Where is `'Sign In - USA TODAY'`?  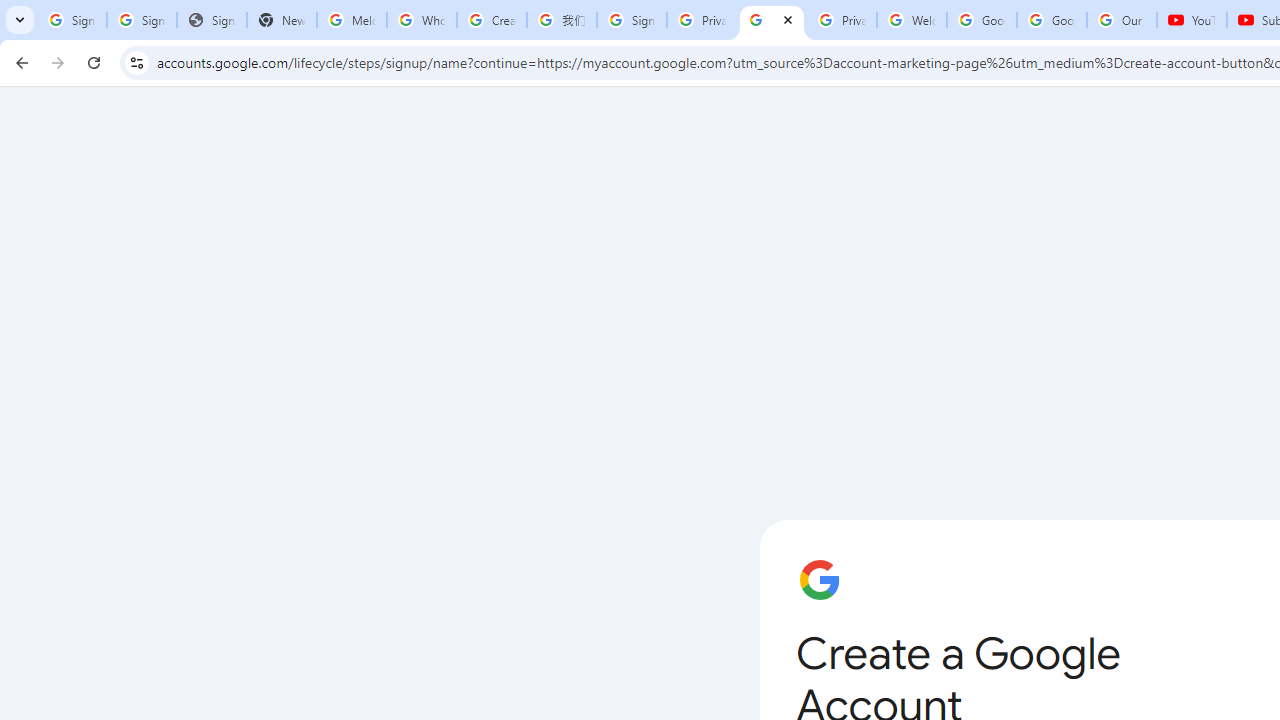
'Sign In - USA TODAY' is located at coordinates (211, 20).